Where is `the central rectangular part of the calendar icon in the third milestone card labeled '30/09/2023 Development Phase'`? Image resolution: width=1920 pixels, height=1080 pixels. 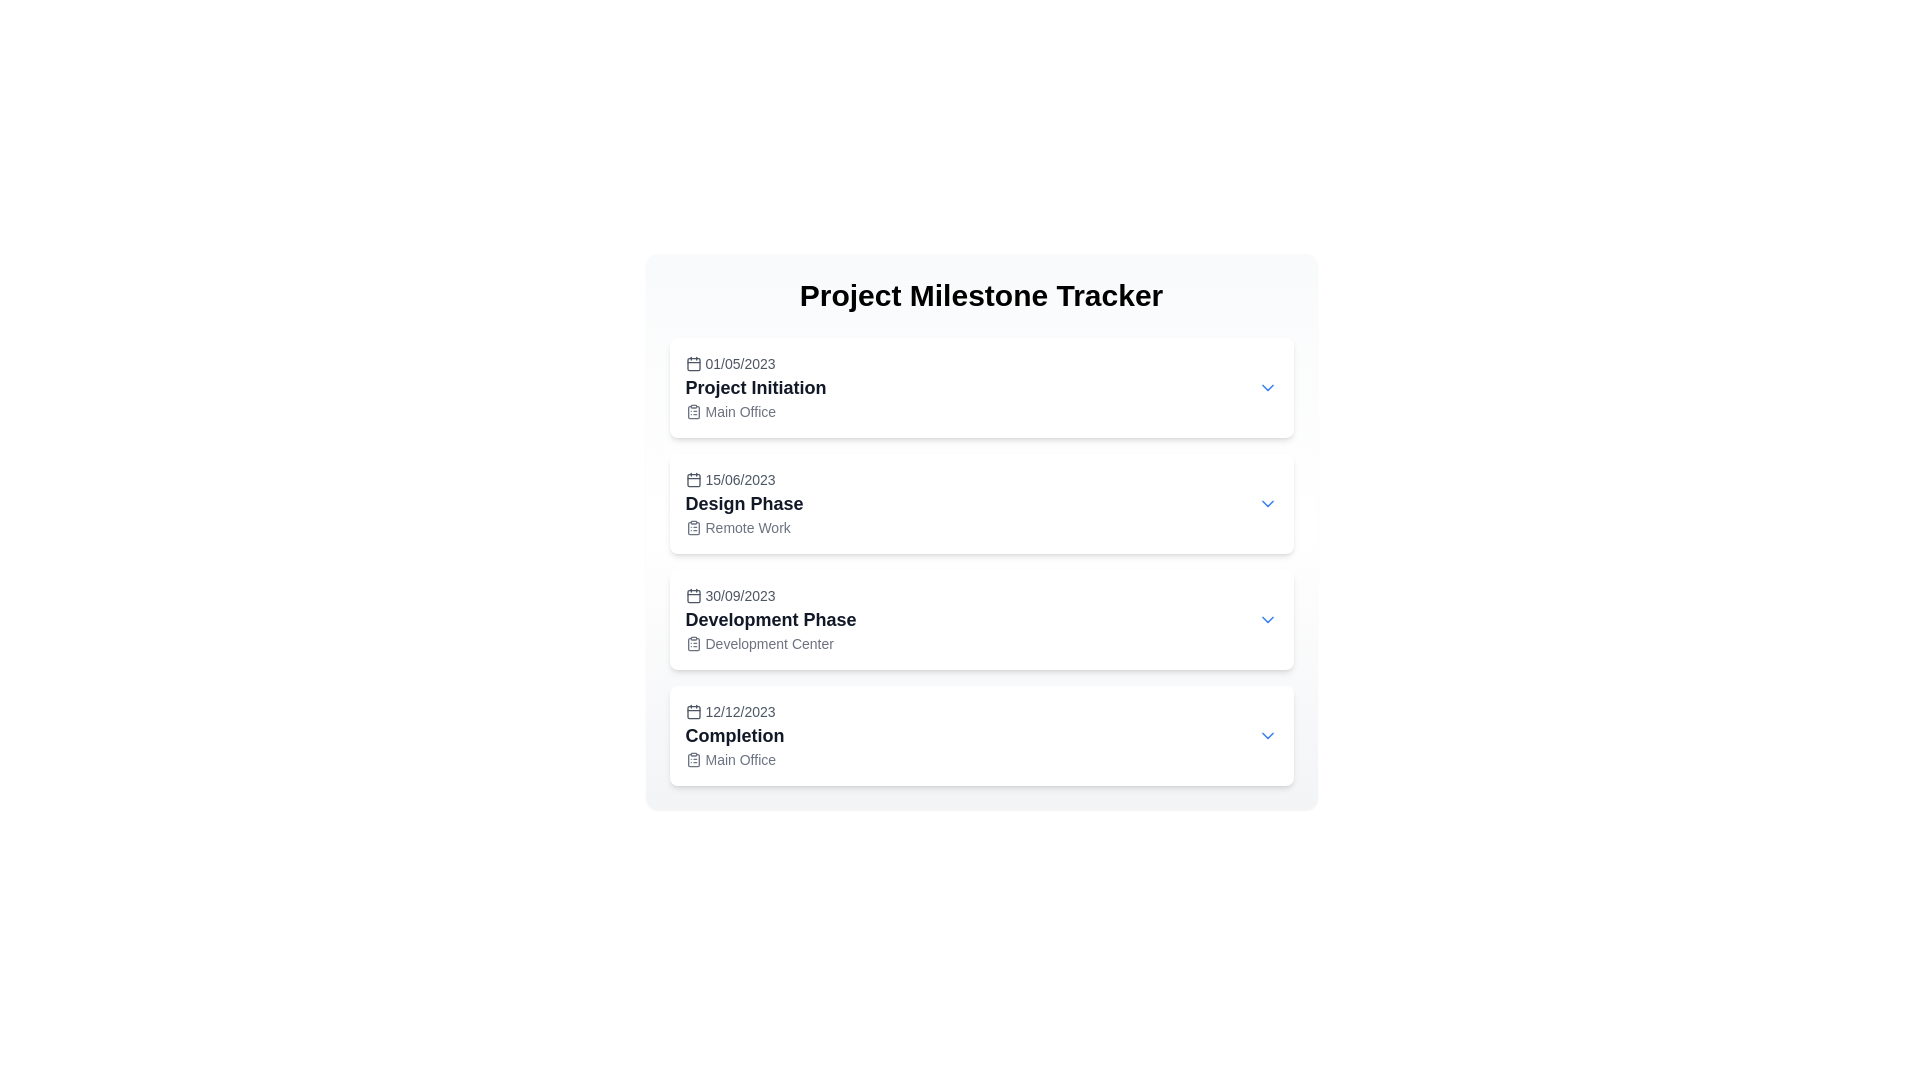
the central rectangular part of the calendar icon in the third milestone card labeled '30/09/2023 Development Phase' is located at coordinates (693, 595).